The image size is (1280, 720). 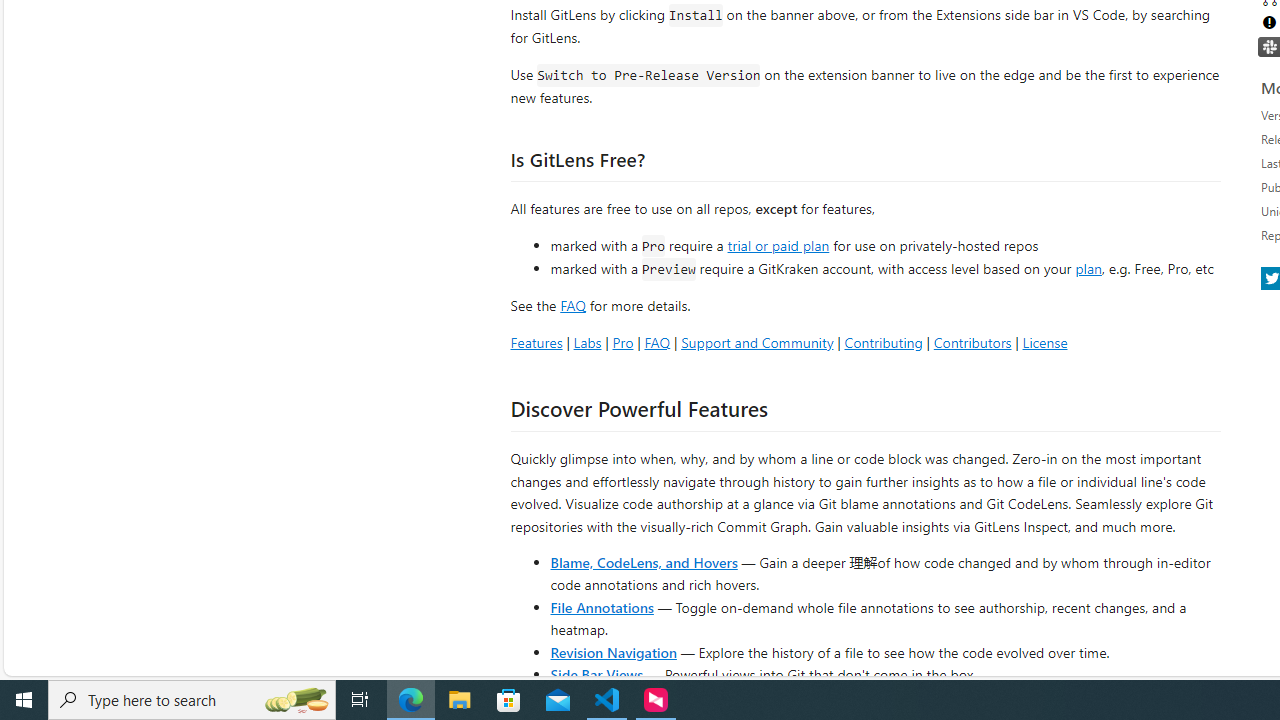 What do you see at coordinates (657, 341) in the screenshot?
I see `'FAQ'` at bounding box center [657, 341].